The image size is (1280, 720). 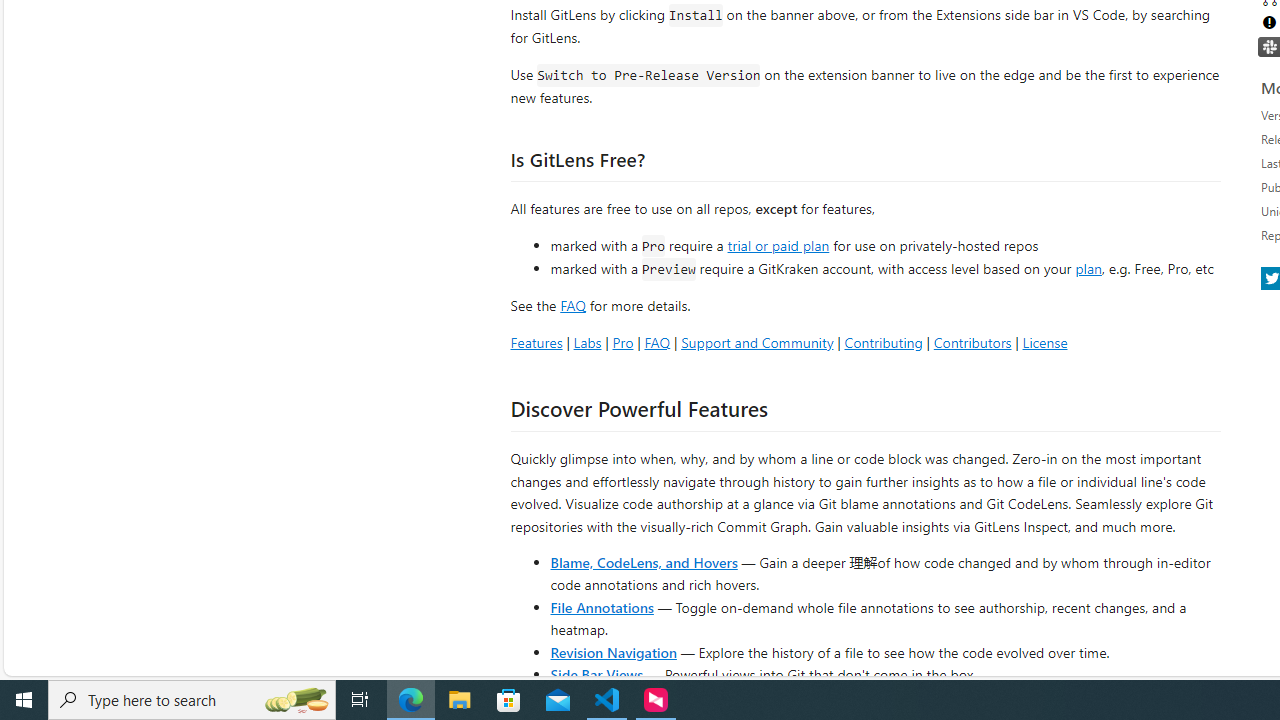 What do you see at coordinates (657, 341) in the screenshot?
I see `'FAQ'` at bounding box center [657, 341].